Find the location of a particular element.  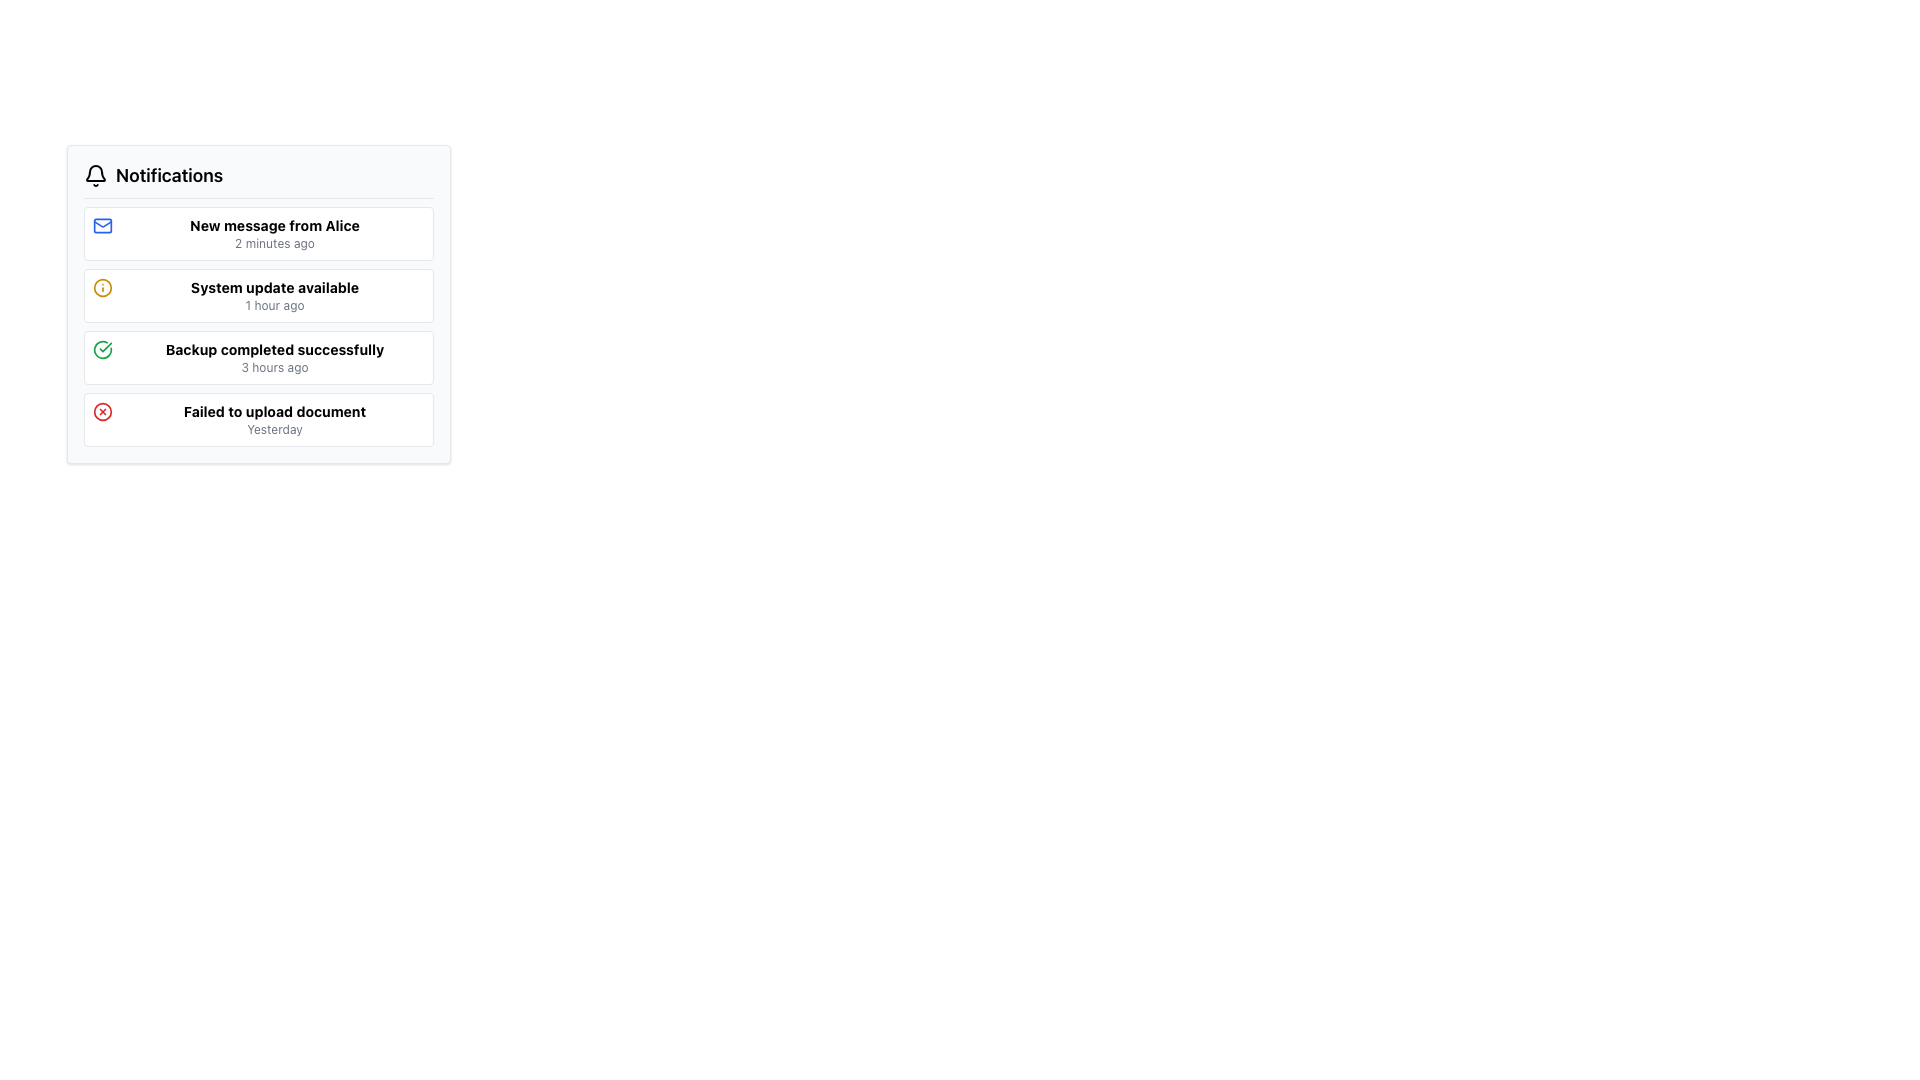

information displayed in the Text Label indicating the time elapsed since the event occurred, specifically showing '1 hour ago', located under the second notification titled 'System update available' is located at coordinates (273, 305).